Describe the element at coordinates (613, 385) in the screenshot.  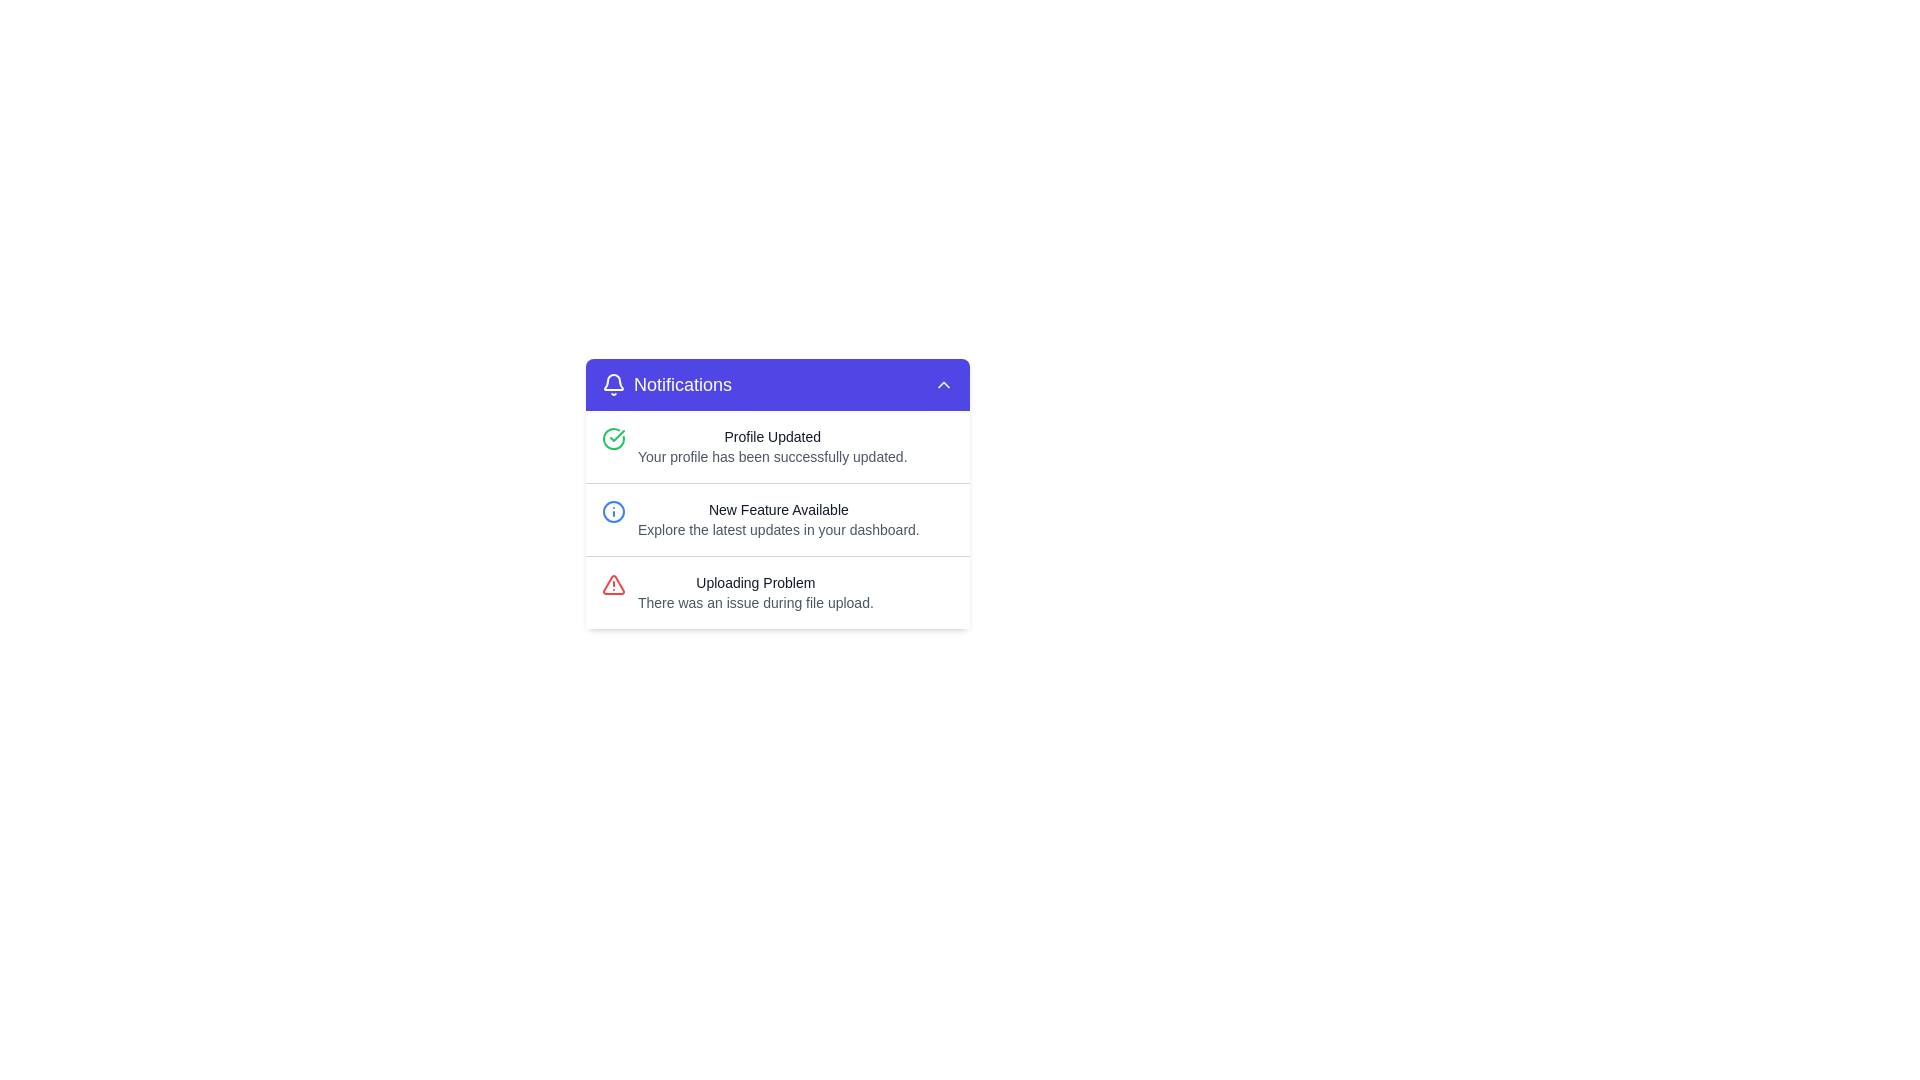
I see `the stylized white bell icon on the purple background located at the leftmost end of the header section labeled 'Notifications'` at that location.